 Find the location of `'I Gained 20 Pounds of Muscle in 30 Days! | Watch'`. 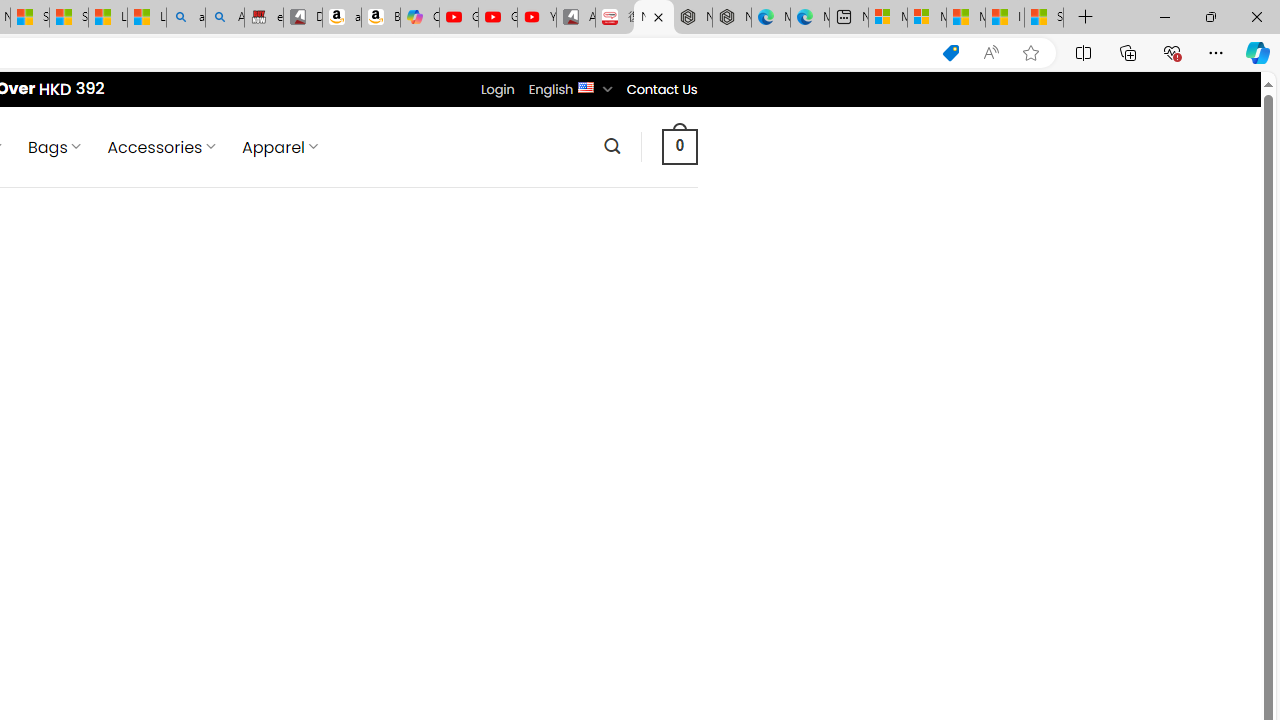

'I Gained 20 Pounds of Muscle in 30 Days! | Watch' is located at coordinates (1004, 17).